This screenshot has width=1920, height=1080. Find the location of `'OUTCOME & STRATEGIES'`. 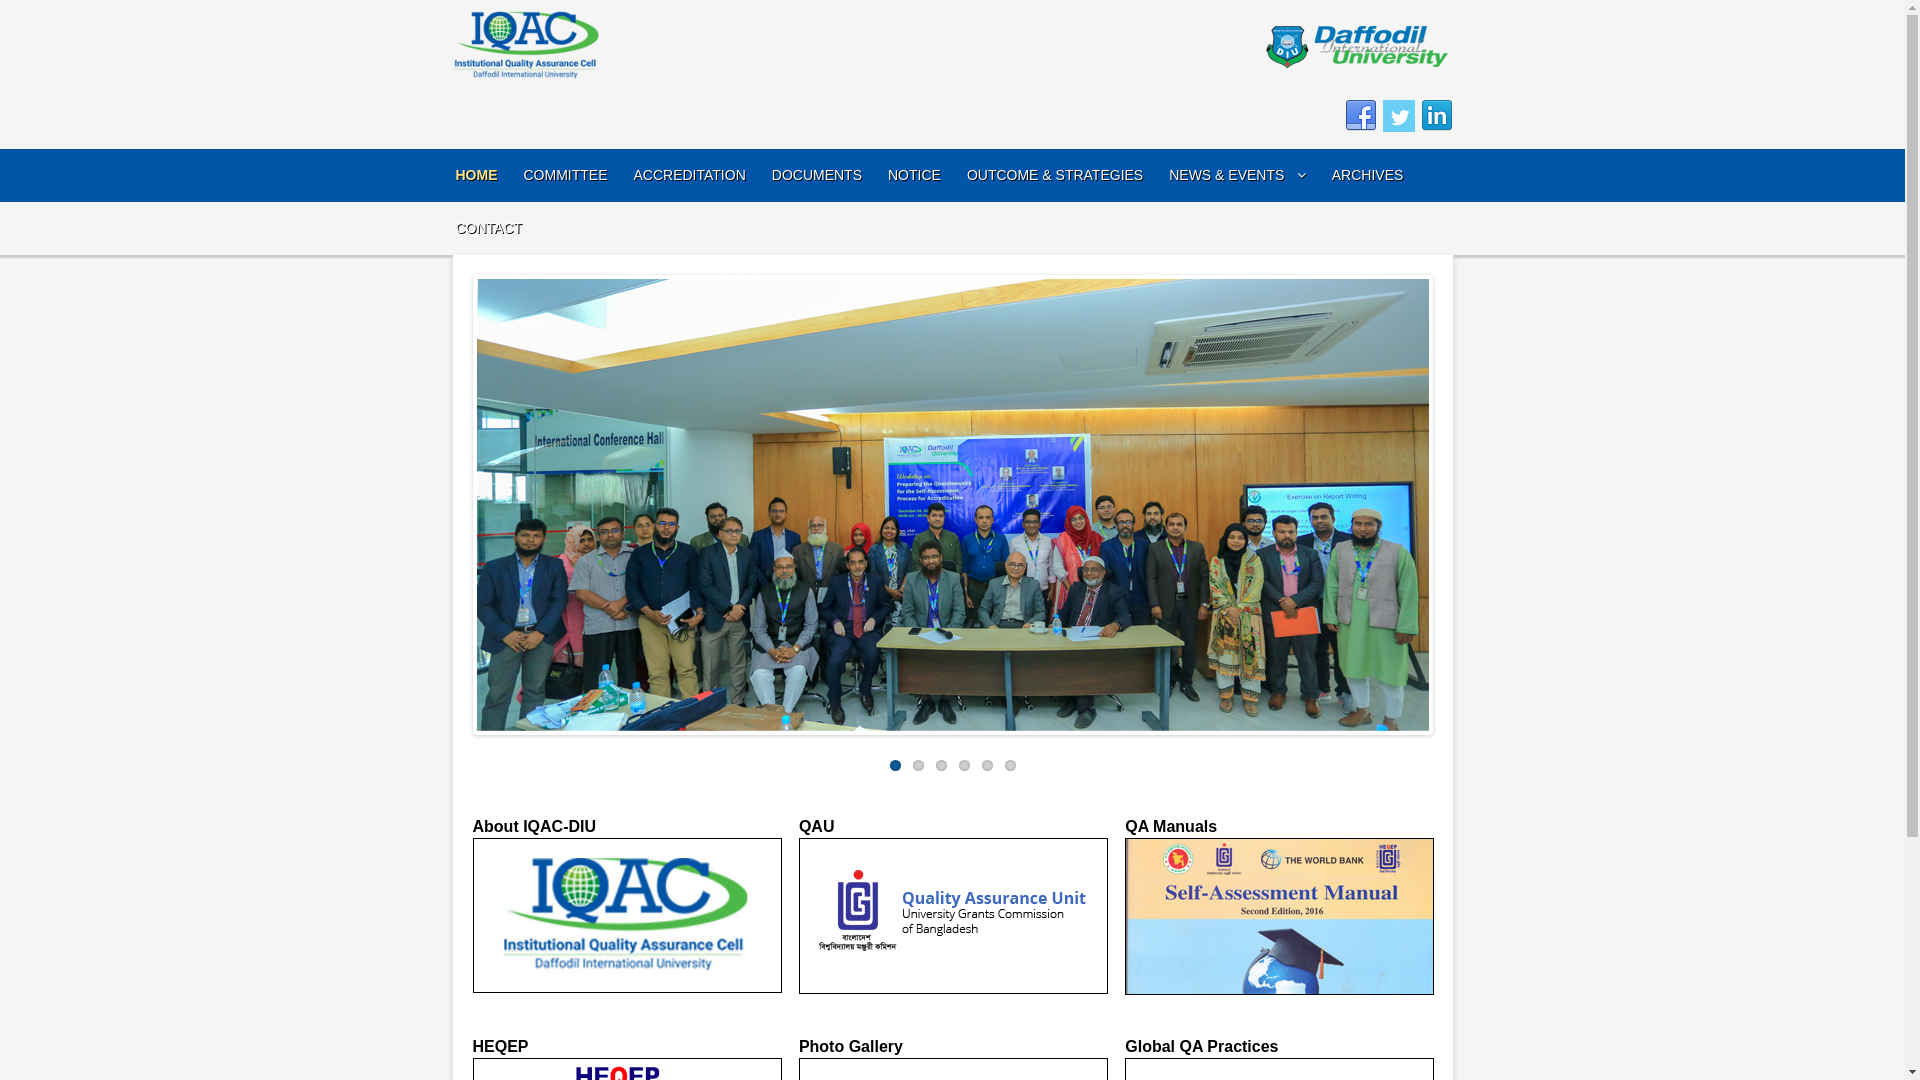

'OUTCOME & STRATEGIES' is located at coordinates (1054, 174).